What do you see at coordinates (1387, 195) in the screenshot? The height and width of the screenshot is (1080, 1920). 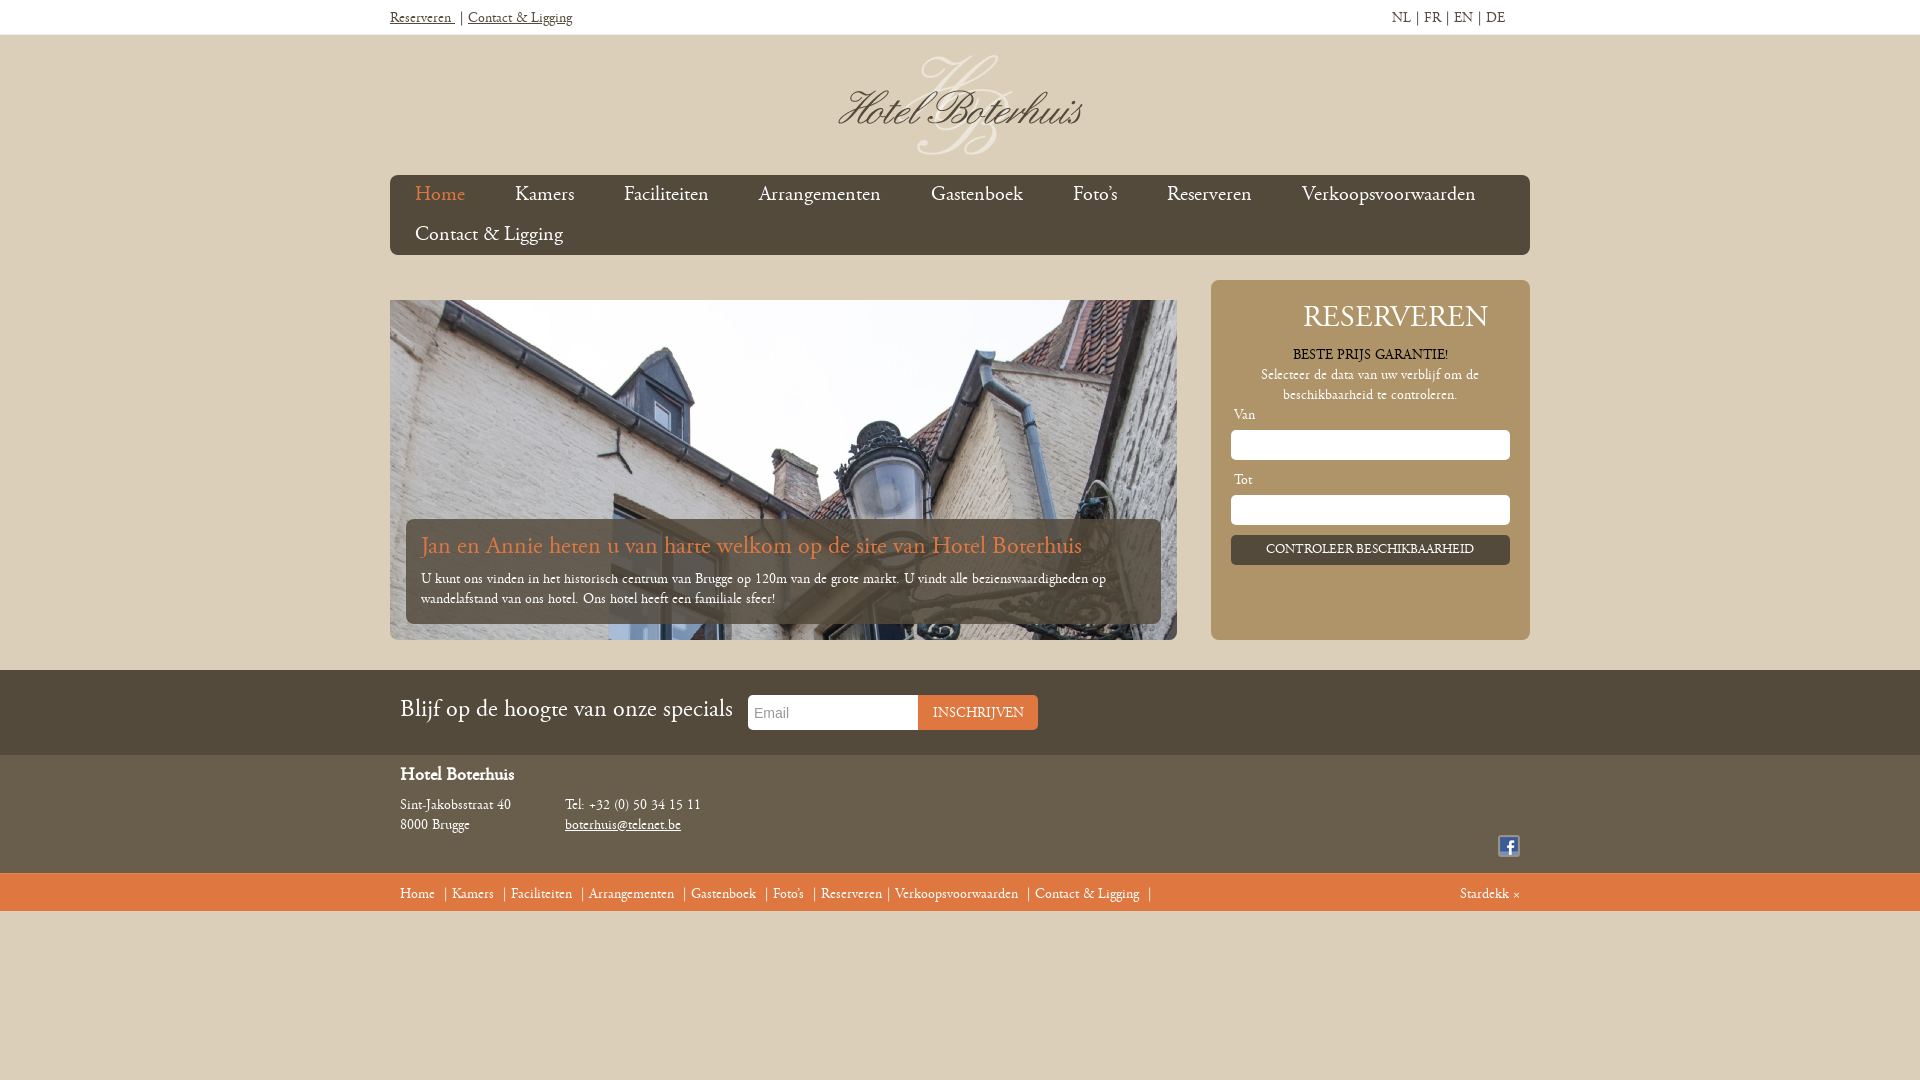 I see `'Verkoopsvoorwaarden'` at bounding box center [1387, 195].